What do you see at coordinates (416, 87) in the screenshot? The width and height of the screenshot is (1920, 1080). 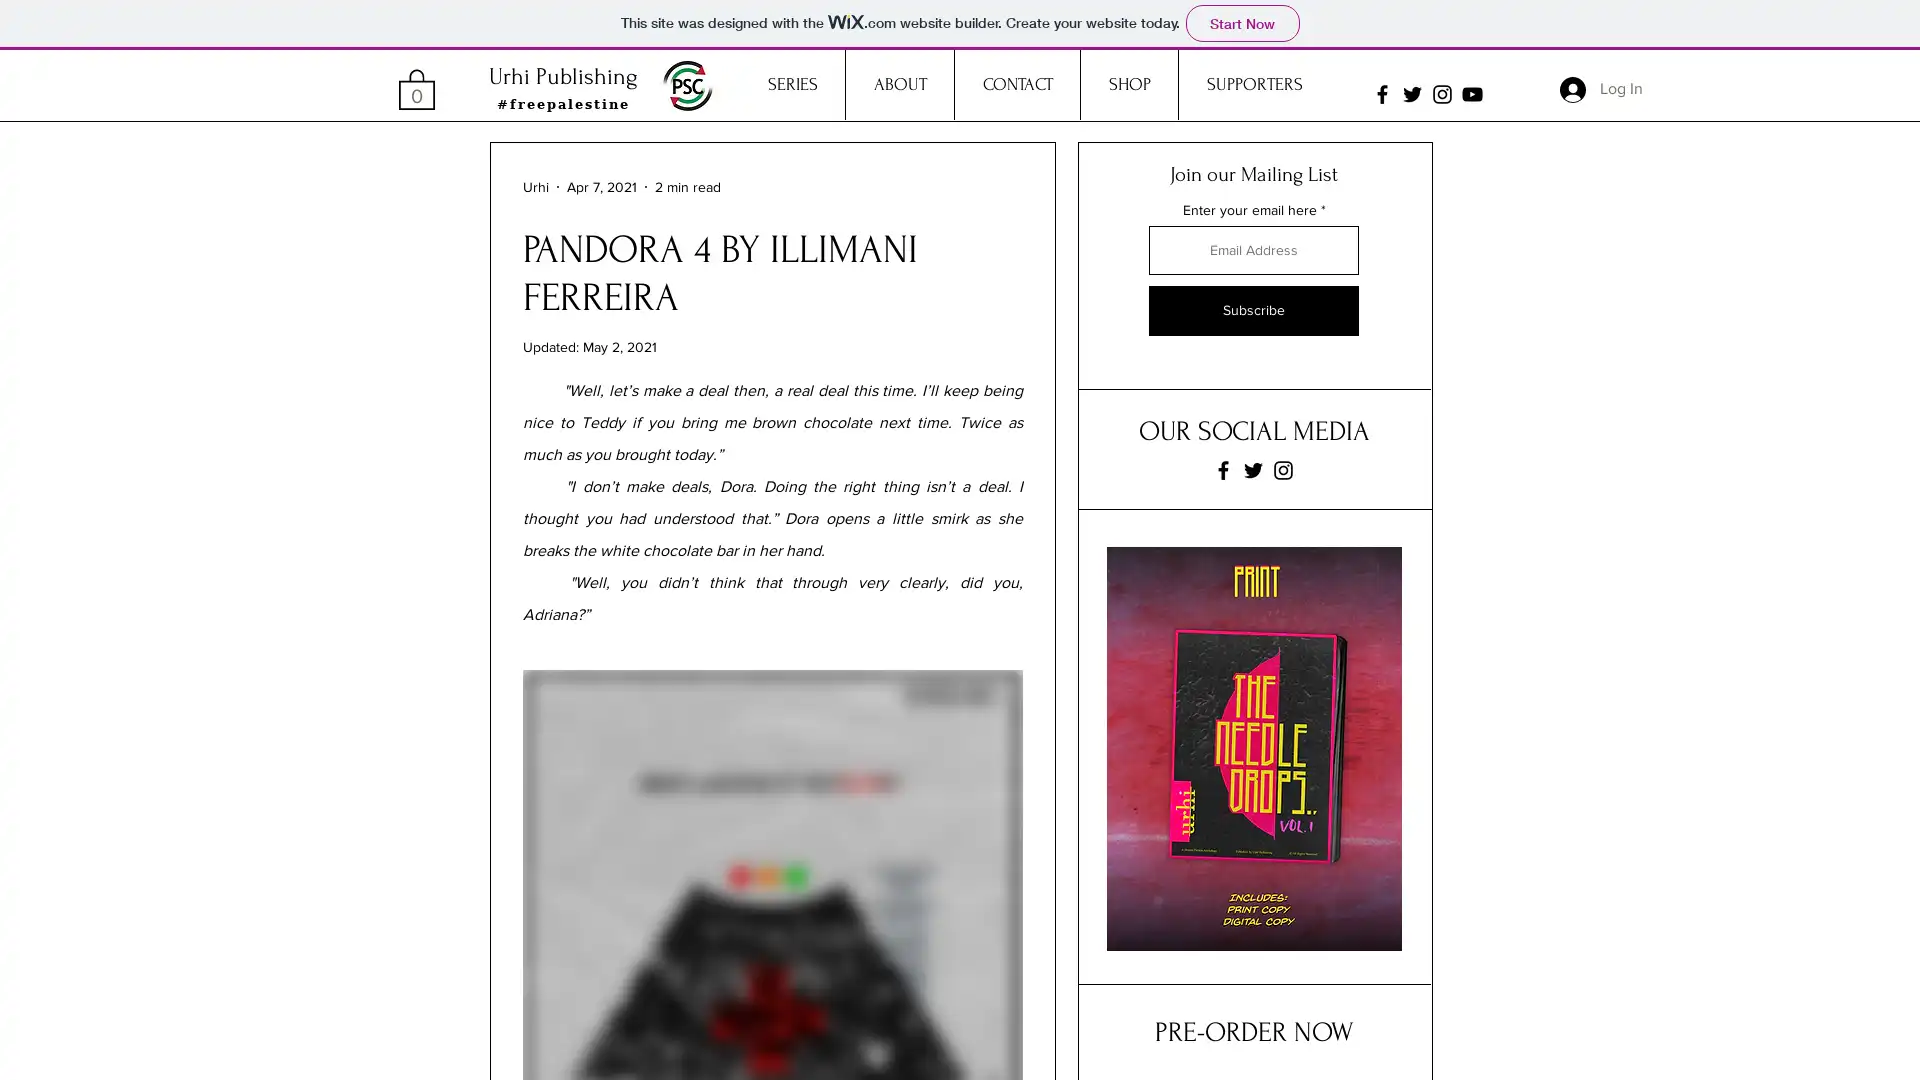 I see `Cart with 0 items` at bounding box center [416, 87].